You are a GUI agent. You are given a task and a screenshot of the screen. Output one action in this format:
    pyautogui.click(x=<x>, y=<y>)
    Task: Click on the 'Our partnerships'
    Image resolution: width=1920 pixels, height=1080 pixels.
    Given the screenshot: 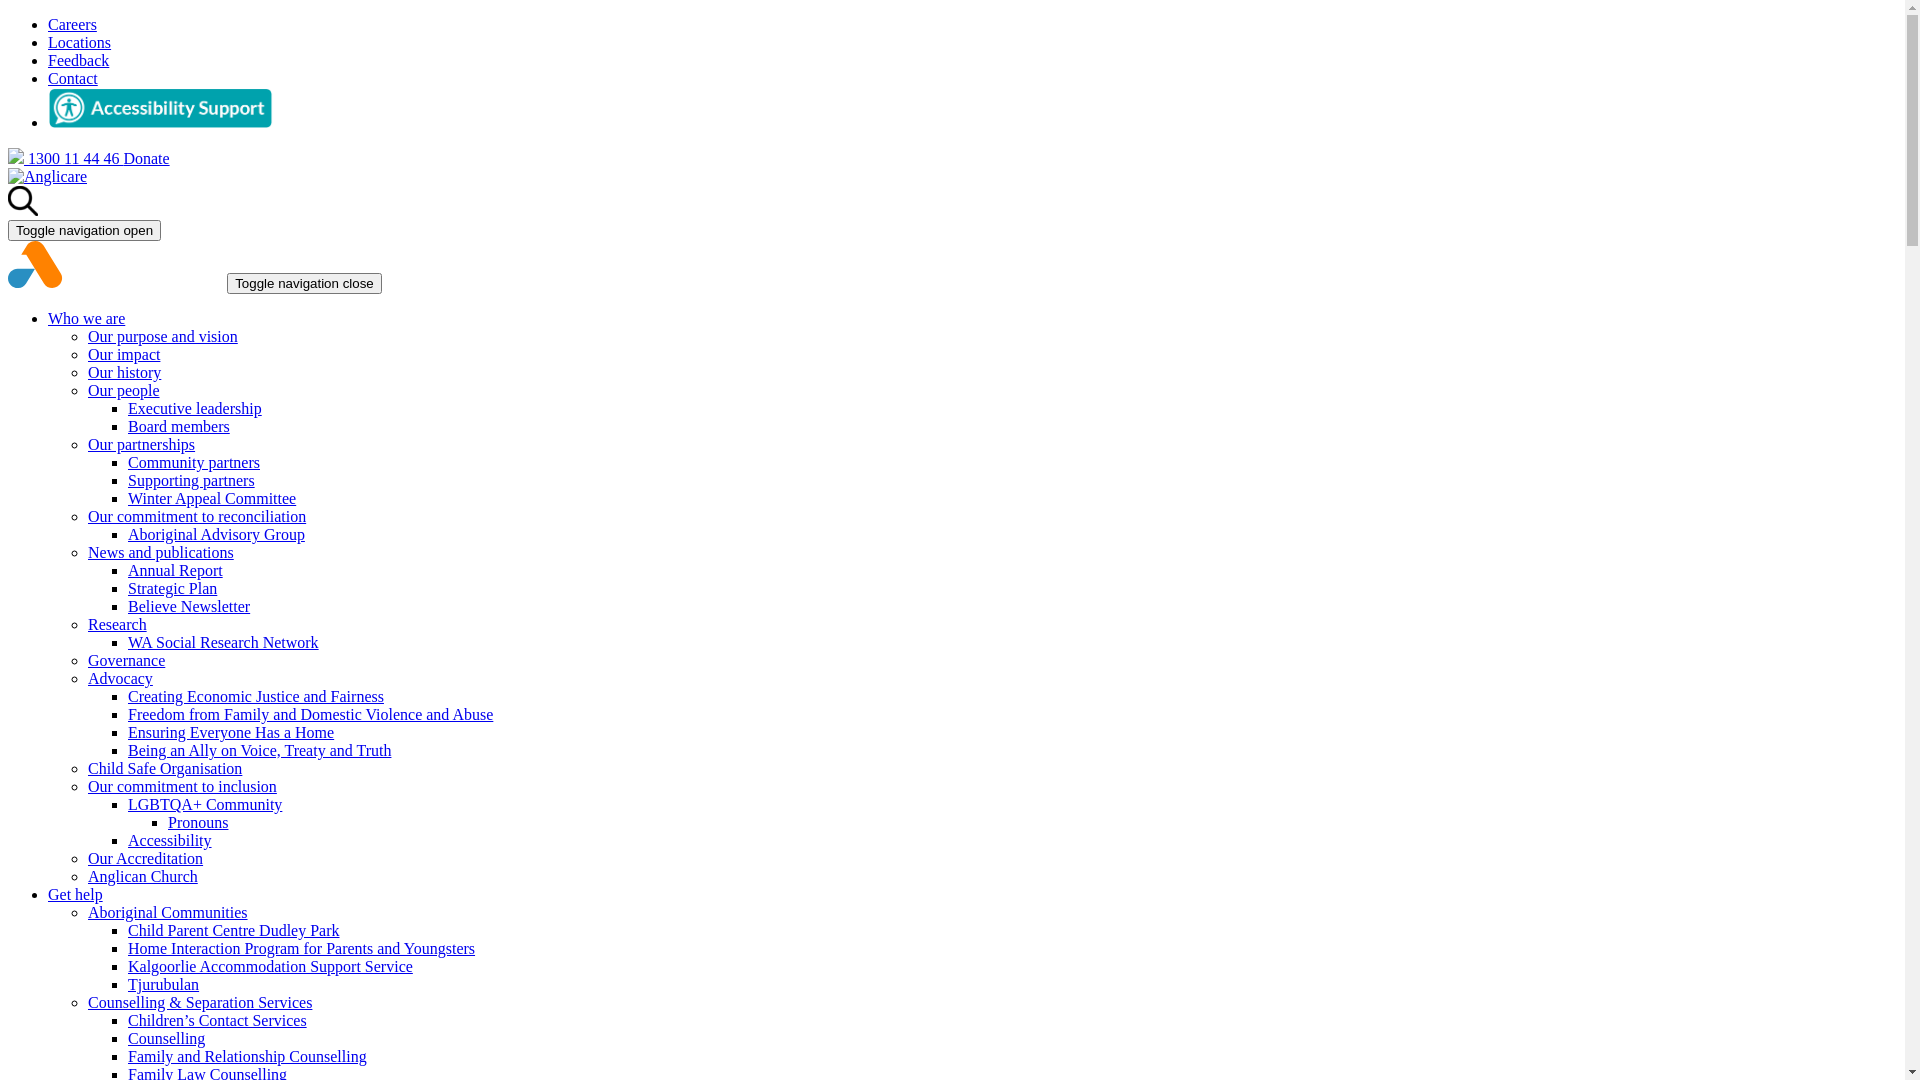 What is the action you would take?
    pyautogui.click(x=140, y=443)
    